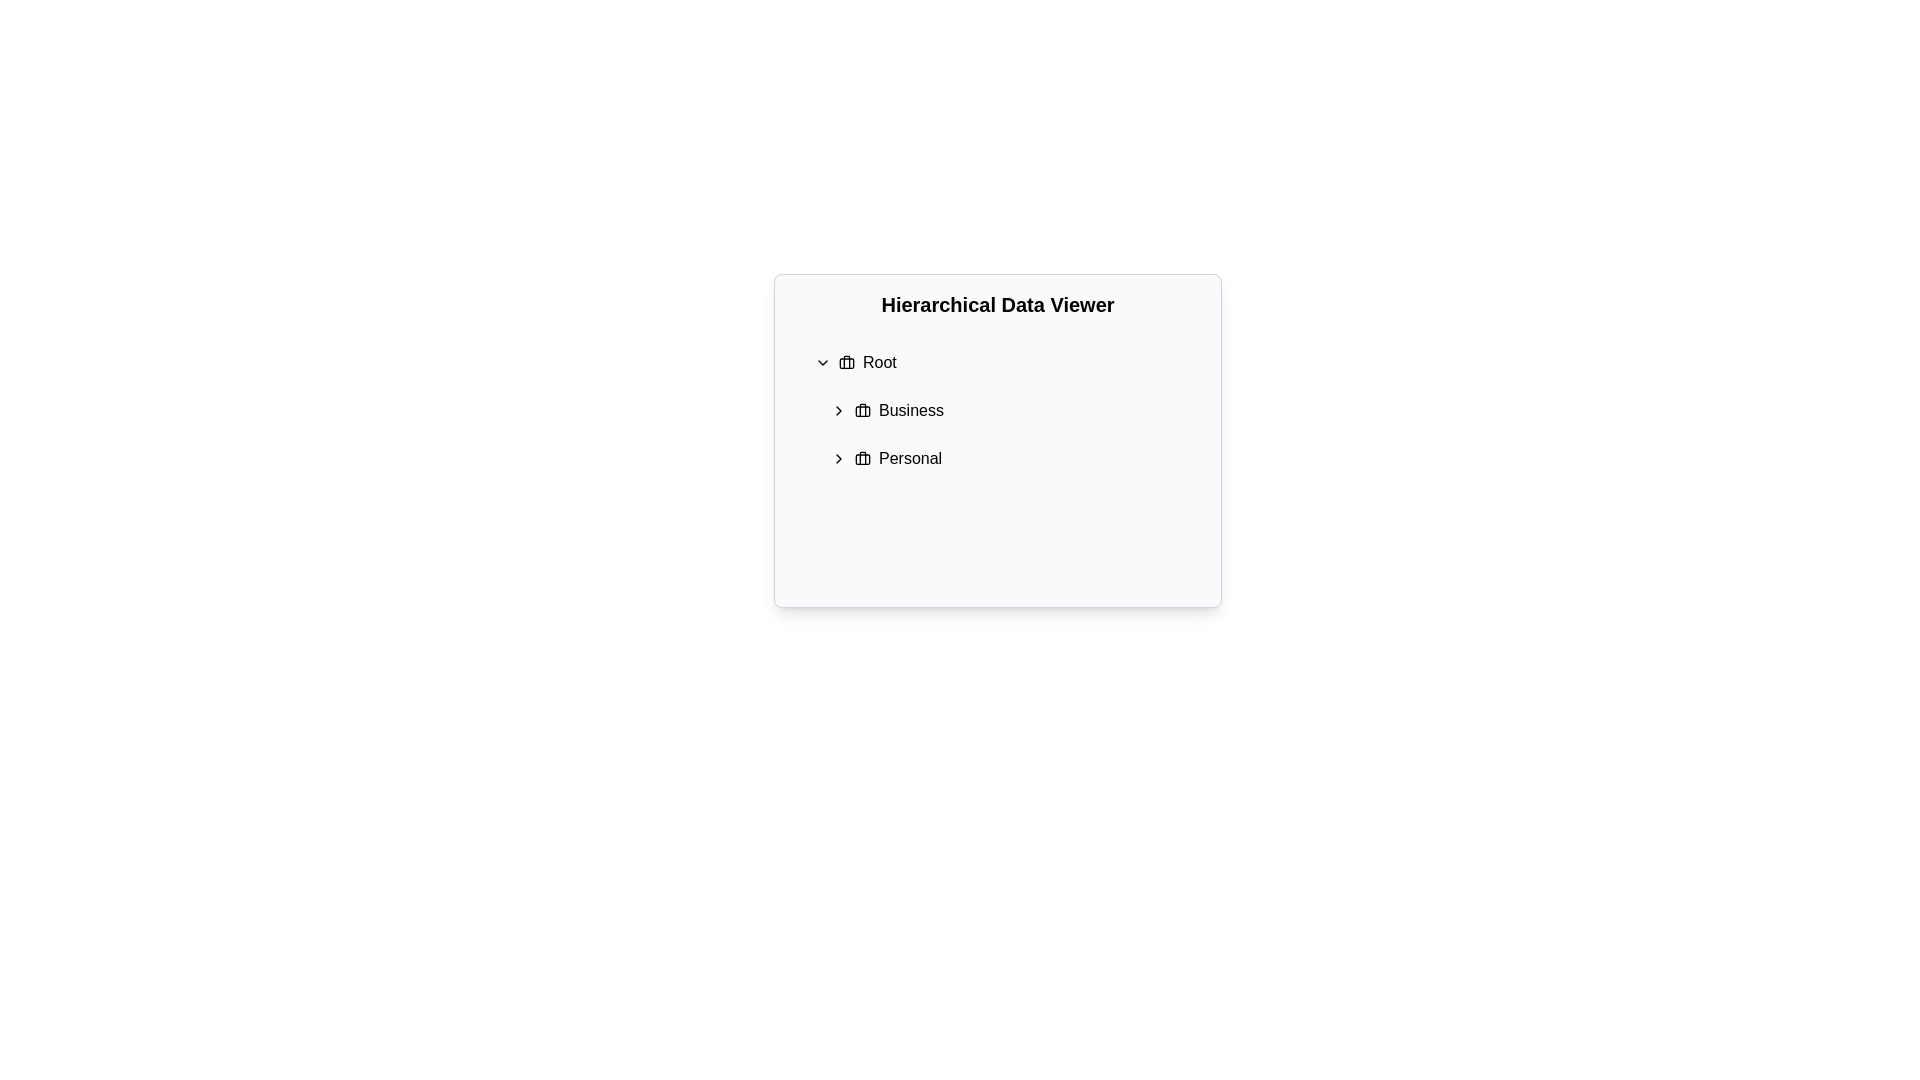 This screenshot has height=1080, width=1920. Describe the element at coordinates (863, 459) in the screenshot. I see `the briefcase icon located next to the 'Personal' label in the hierarchical data viewer layout` at that location.